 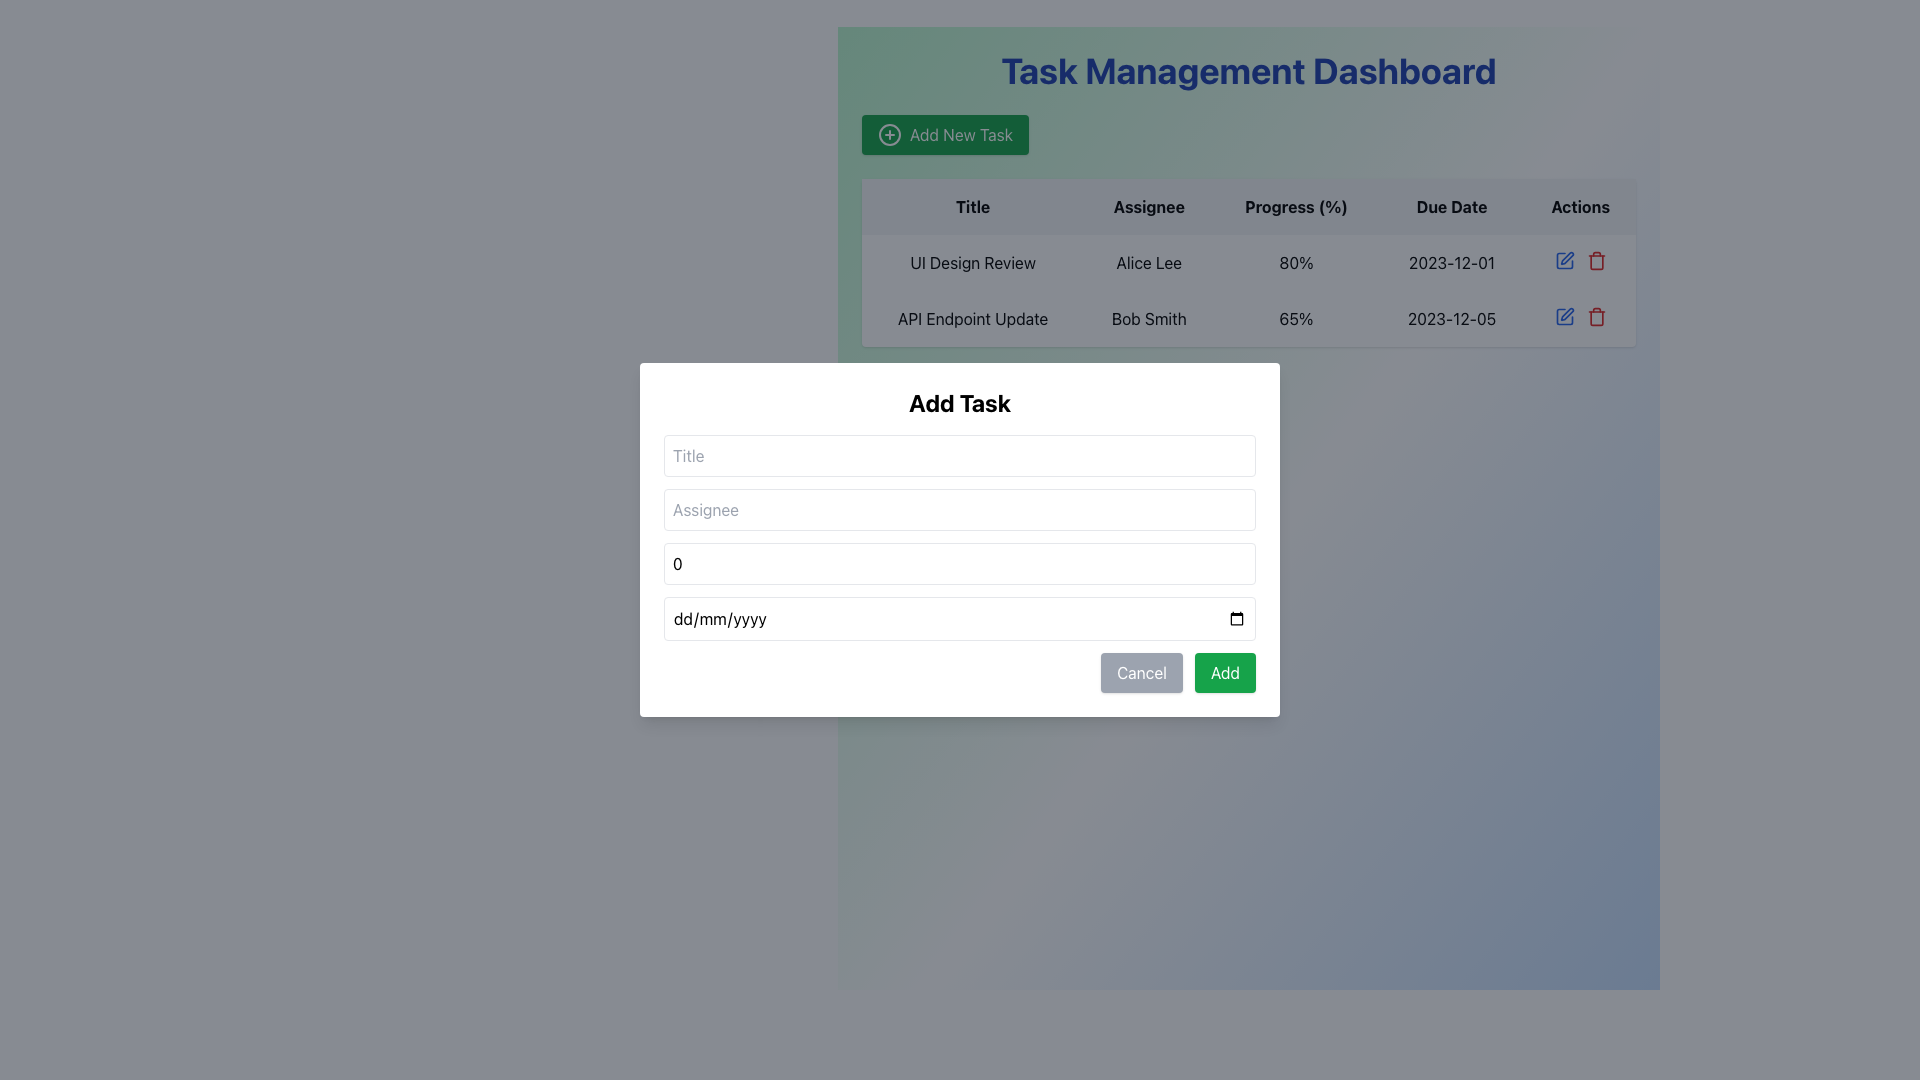 What do you see at coordinates (1149, 261) in the screenshot?
I see `the text label indicating the assignee for the 'UI Design Review' task, located in the second column under the 'Assignee' heading in the first row of the table` at bounding box center [1149, 261].